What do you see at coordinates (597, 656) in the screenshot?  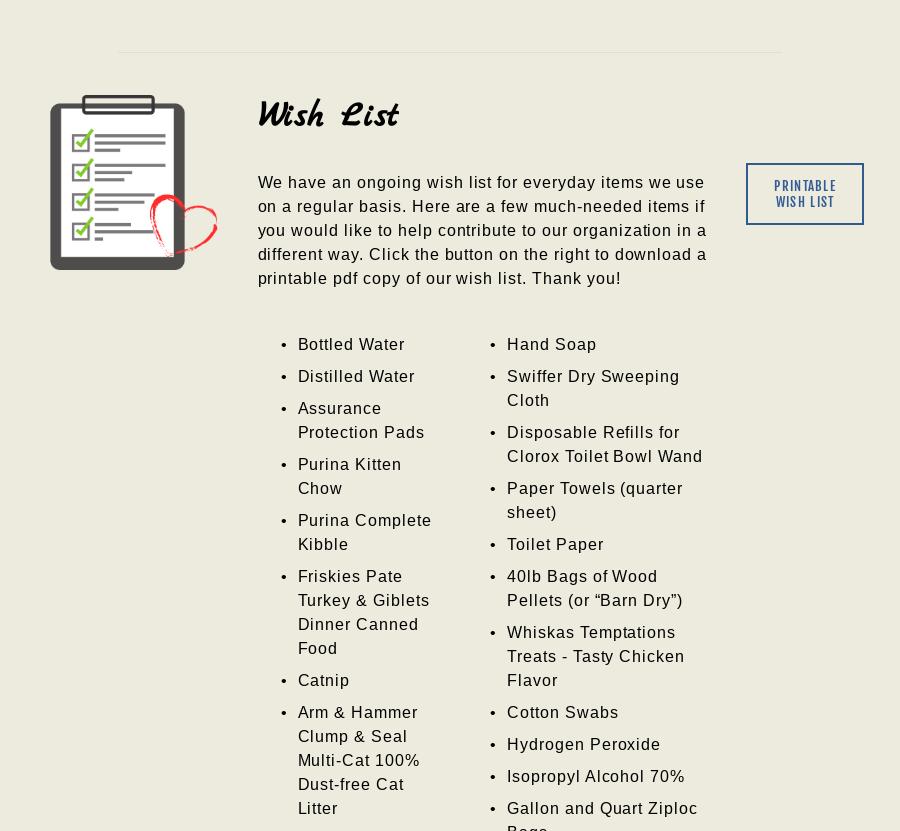 I see `'Whiskas Temptations Treats - Tasty Chicken Flavor'` at bounding box center [597, 656].